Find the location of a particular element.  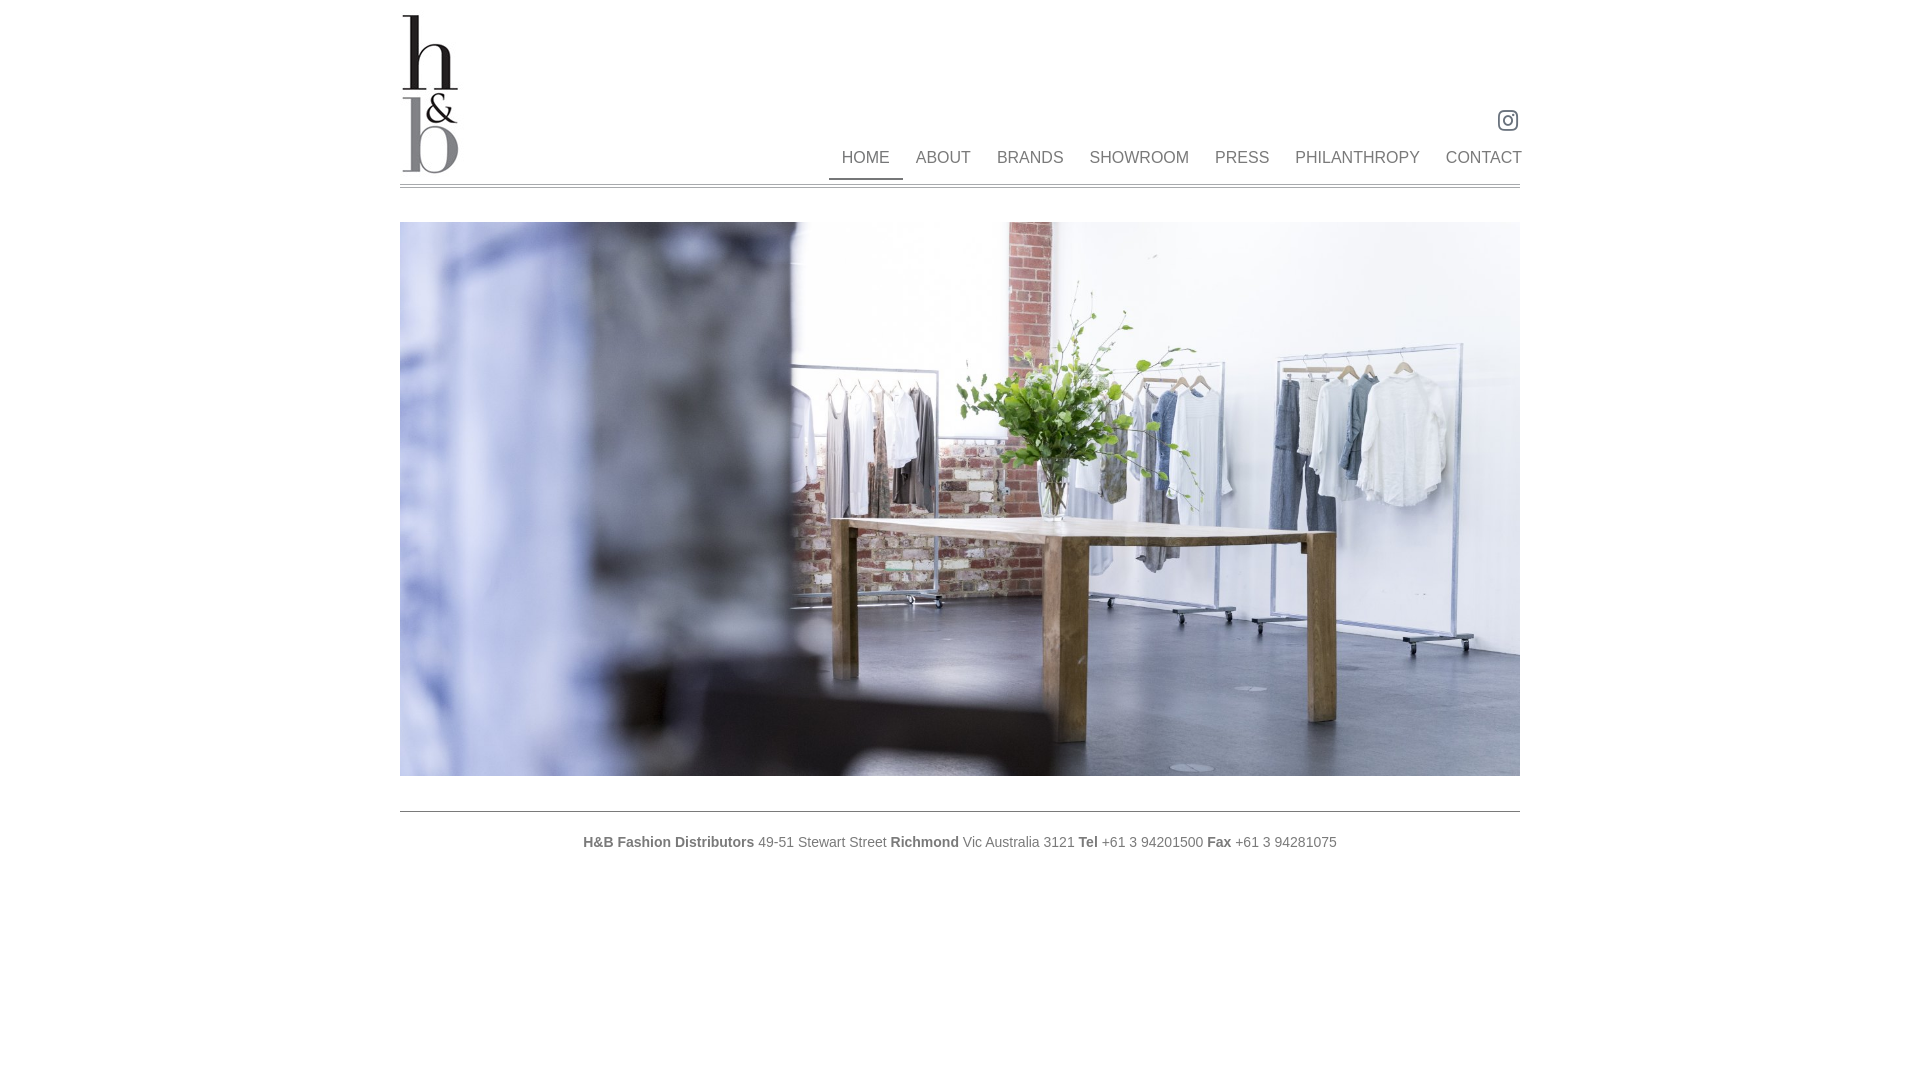

'CONTACT' is located at coordinates (1483, 157).